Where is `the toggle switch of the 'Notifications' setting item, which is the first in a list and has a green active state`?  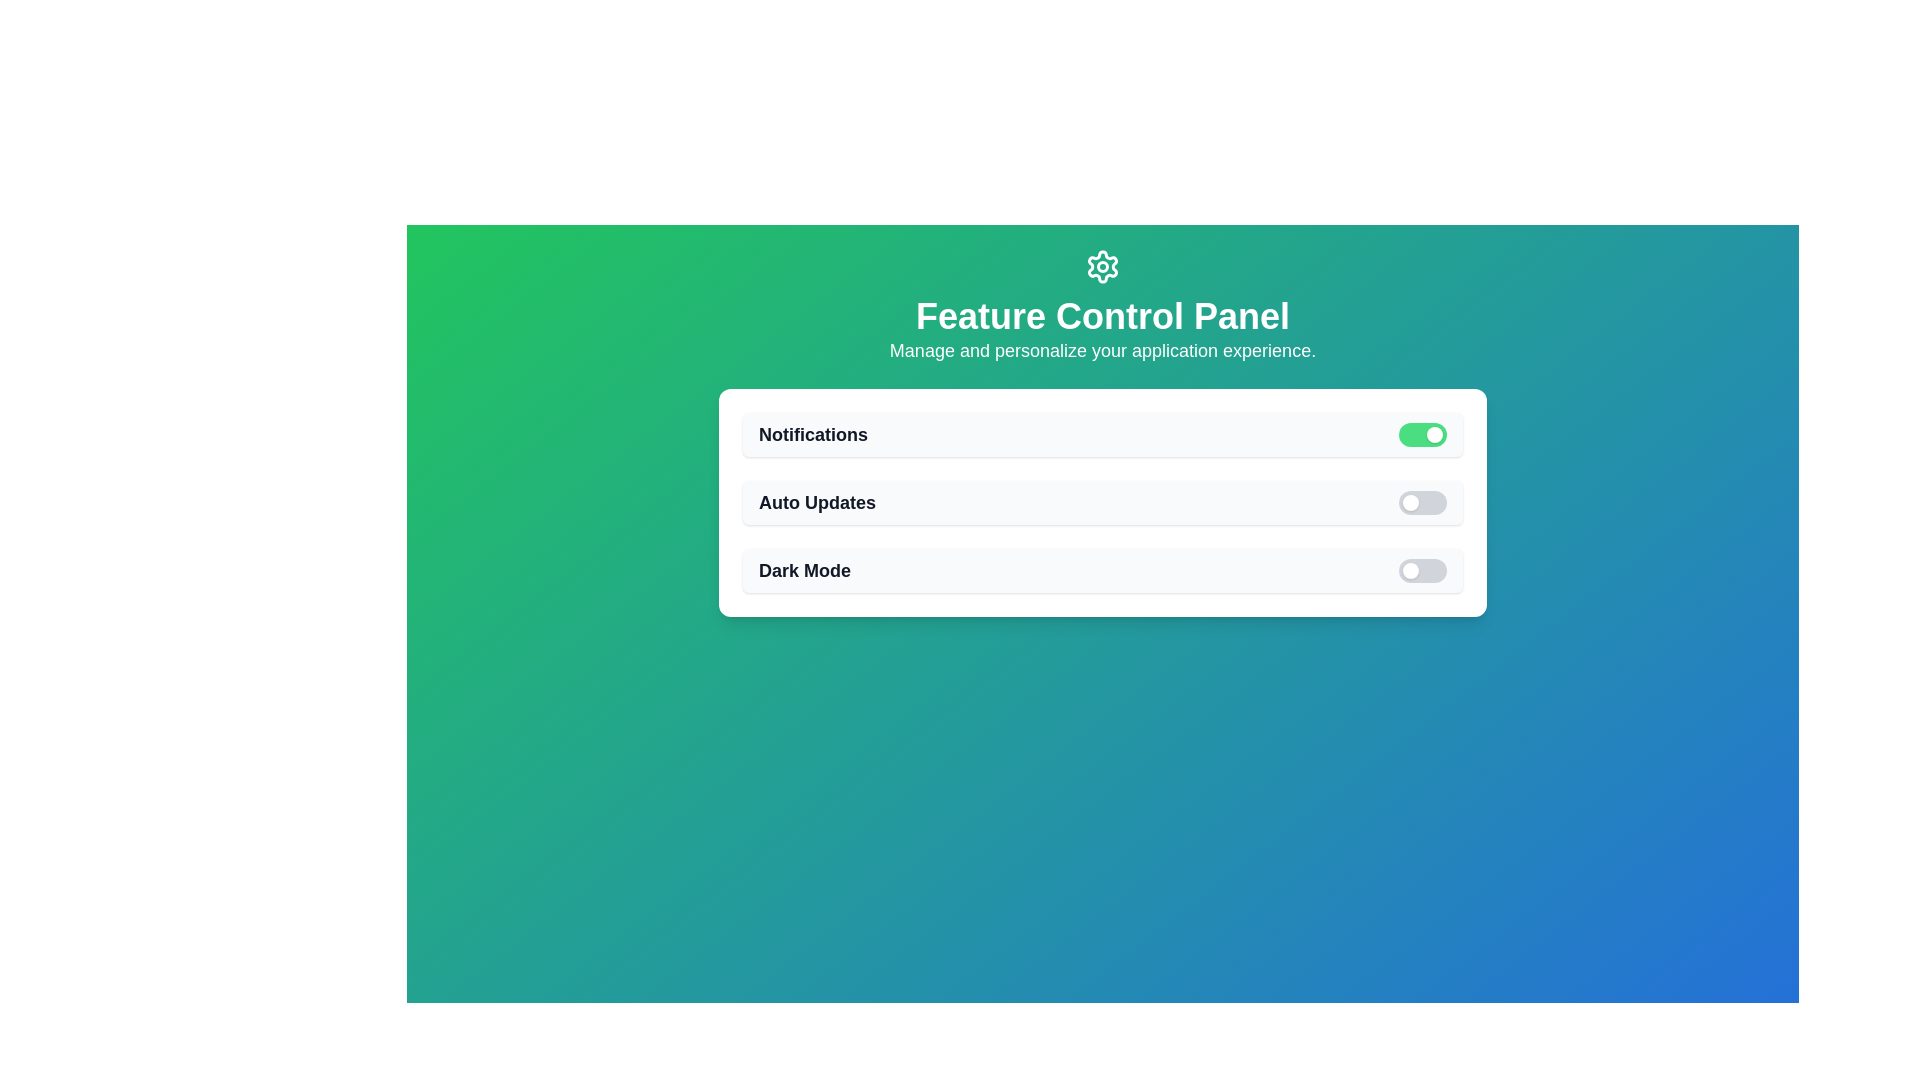
the toggle switch of the 'Notifications' setting item, which is the first in a list and has a green active state is located at coordinates (1102, 434).